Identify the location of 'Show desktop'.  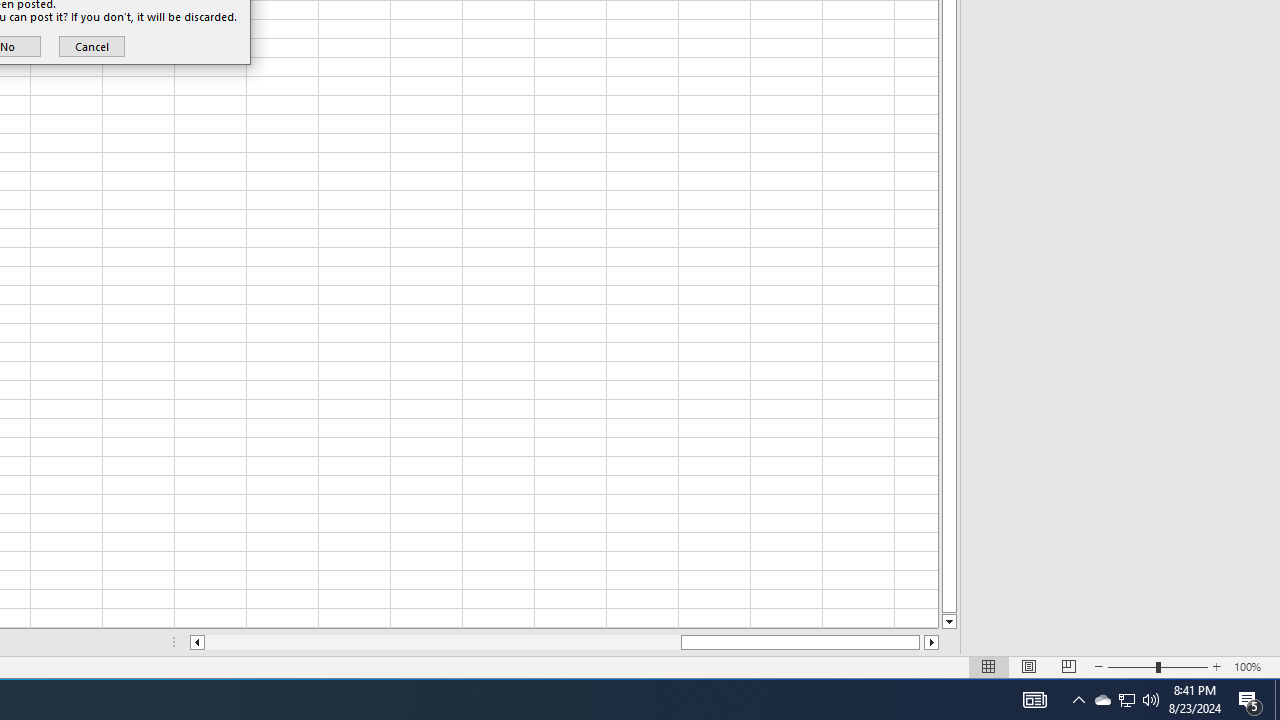
(1276, 698).